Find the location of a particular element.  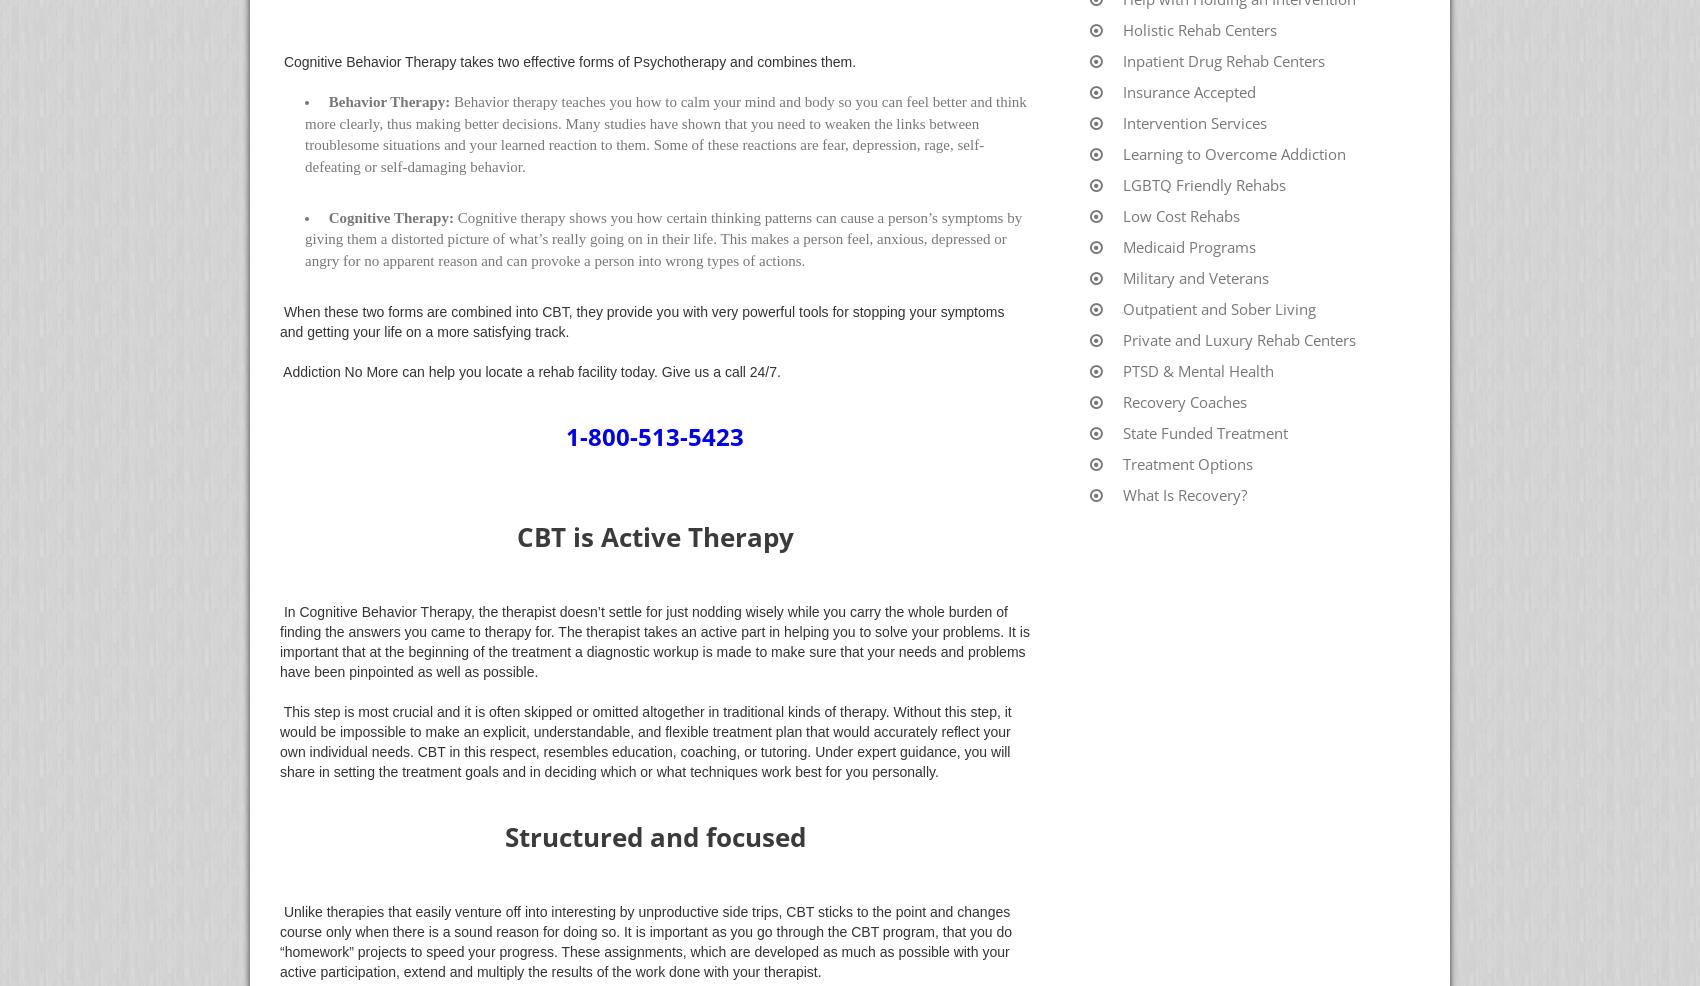

'Behavior therapy teaches you how to calm your mind and body so you can feel better and think more clearly, thus making better decisions. Many studies have shown that you need to weaken the links between troublesome situations and your learned reaction to them. Some of these reactions are fear, depression, rage, self-defeating or self-damaging behavior.' is located at coordinates (665, 133).